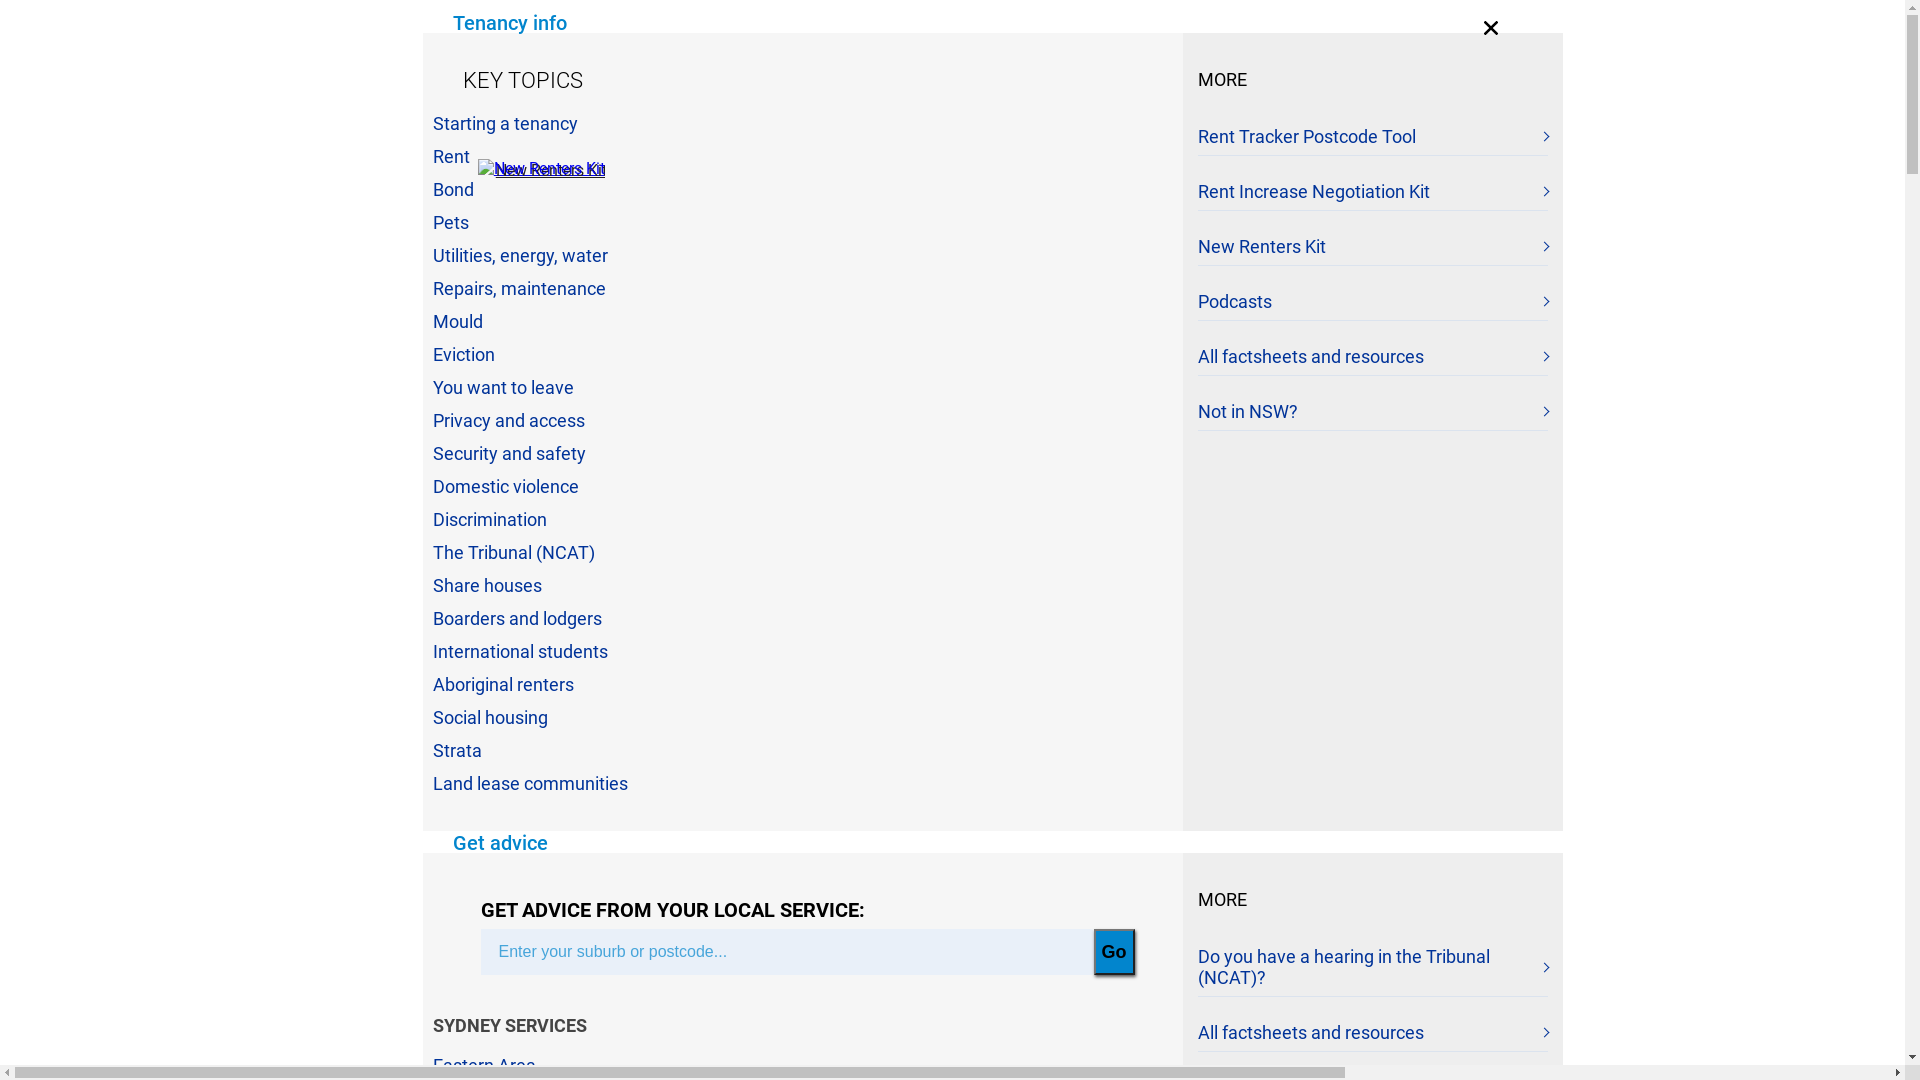 The height and width of the screenshot is (1080, 1920). What do you see at coordinates (489, 716) in the screenshot?
I see `'Social housing'` at bounding box center [489, 716].